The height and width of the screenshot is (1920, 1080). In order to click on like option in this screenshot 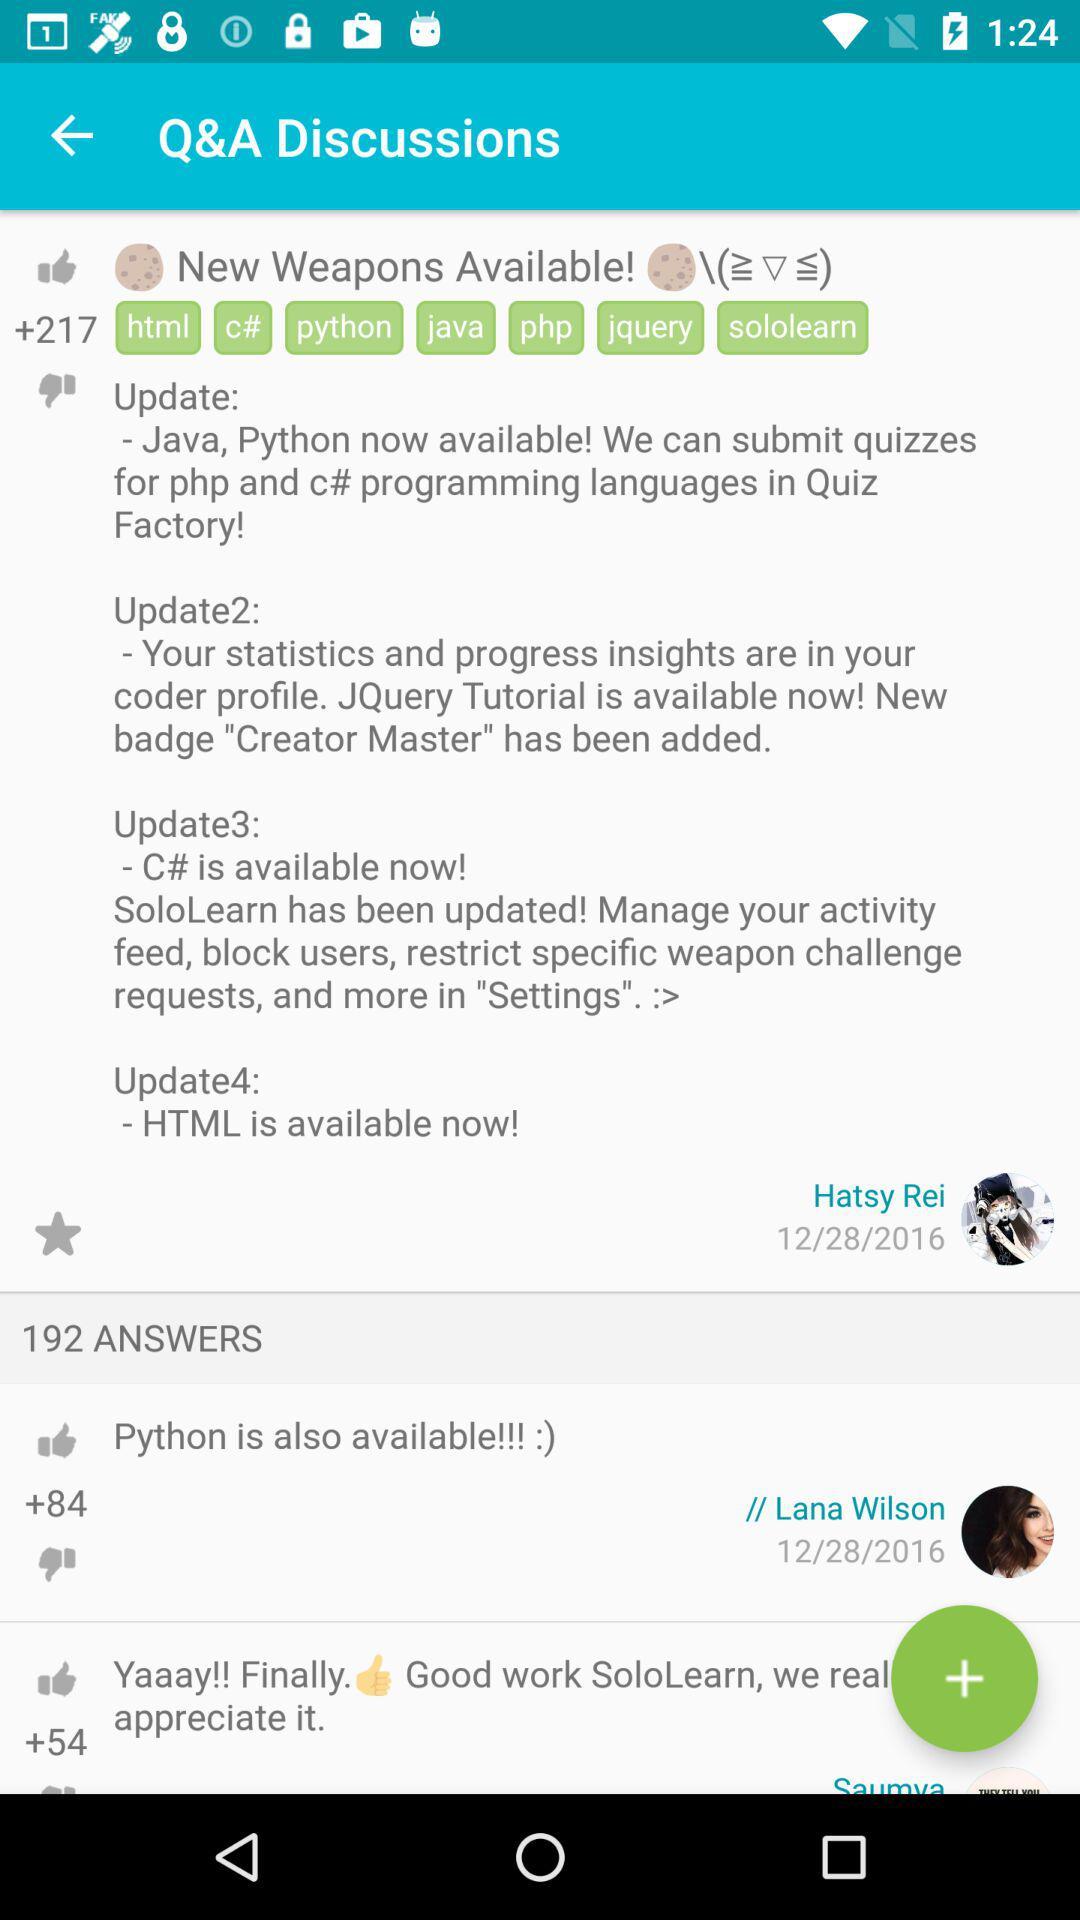, I will do `click(55, 1440)`.